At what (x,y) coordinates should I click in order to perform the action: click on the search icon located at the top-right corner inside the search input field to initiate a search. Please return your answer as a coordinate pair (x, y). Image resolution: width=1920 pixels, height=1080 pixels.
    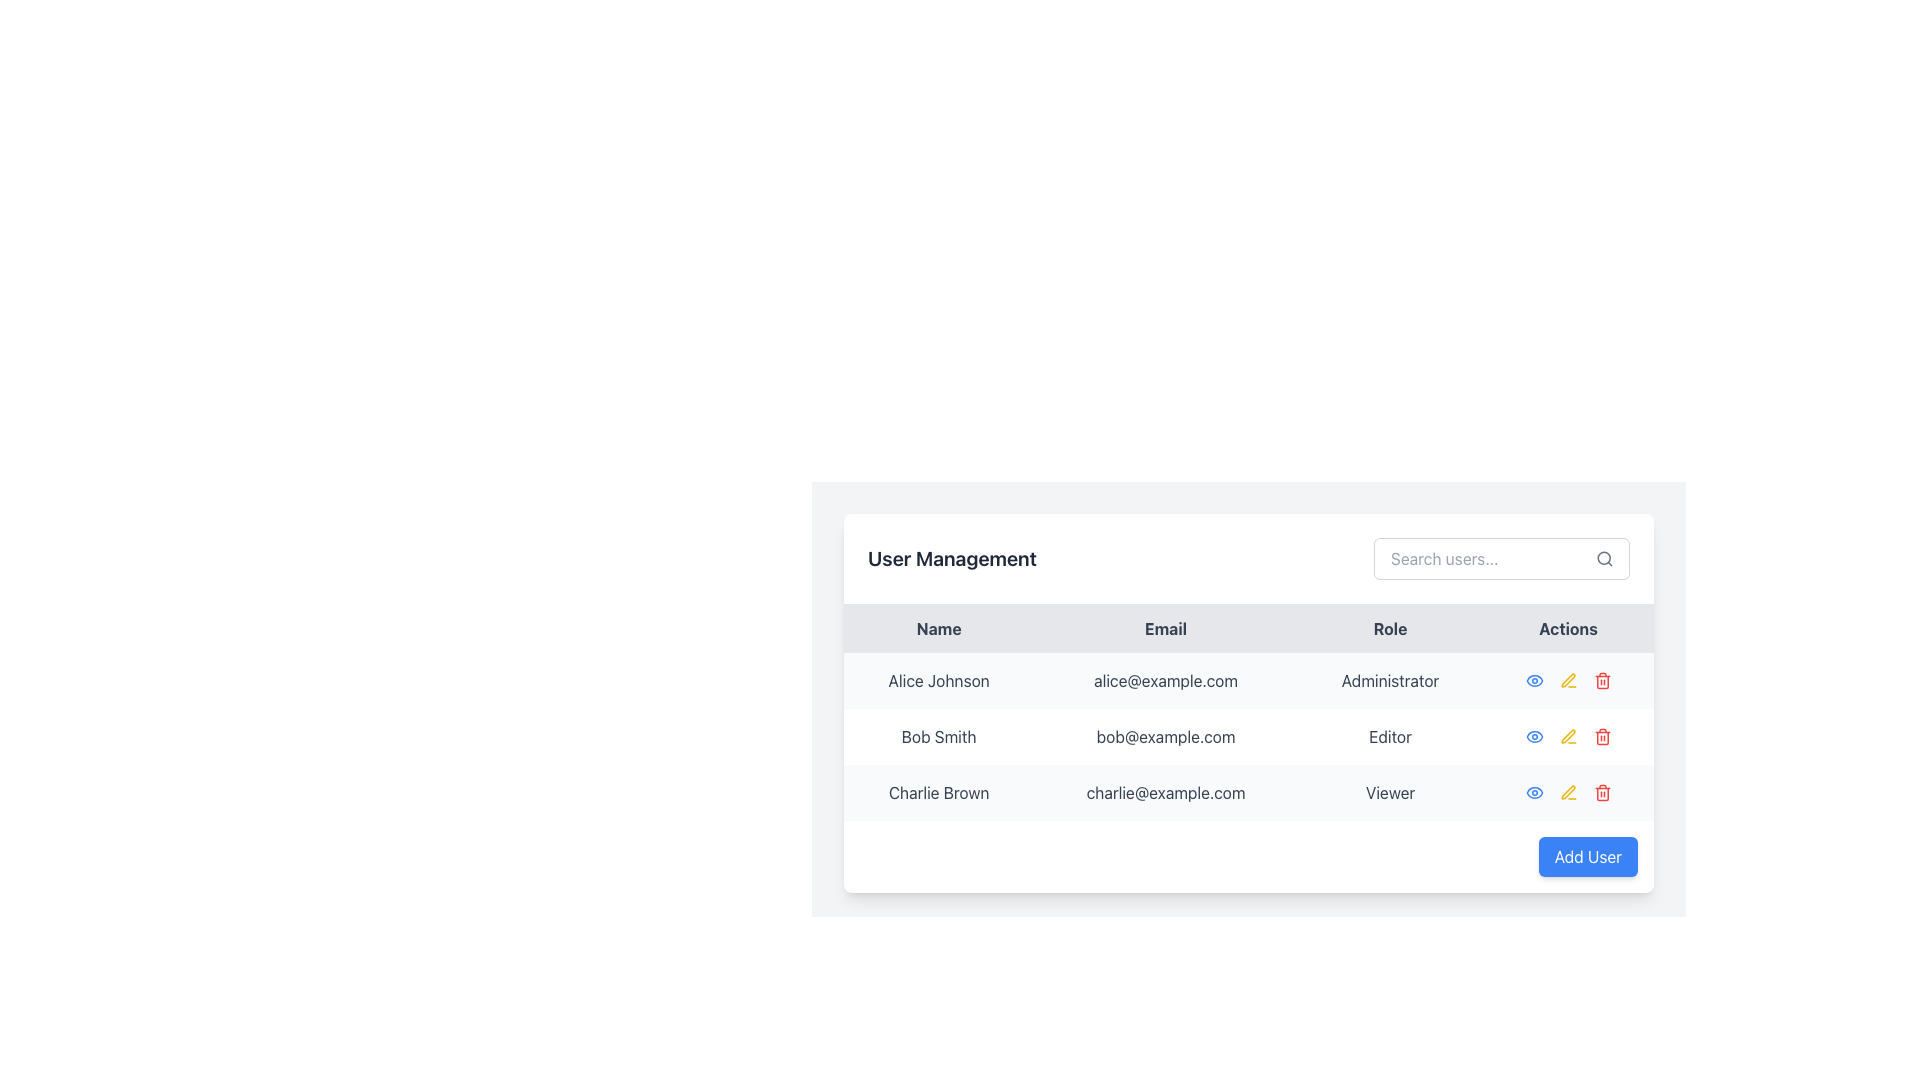
    Looking at the image, I should click on (1604, 559).